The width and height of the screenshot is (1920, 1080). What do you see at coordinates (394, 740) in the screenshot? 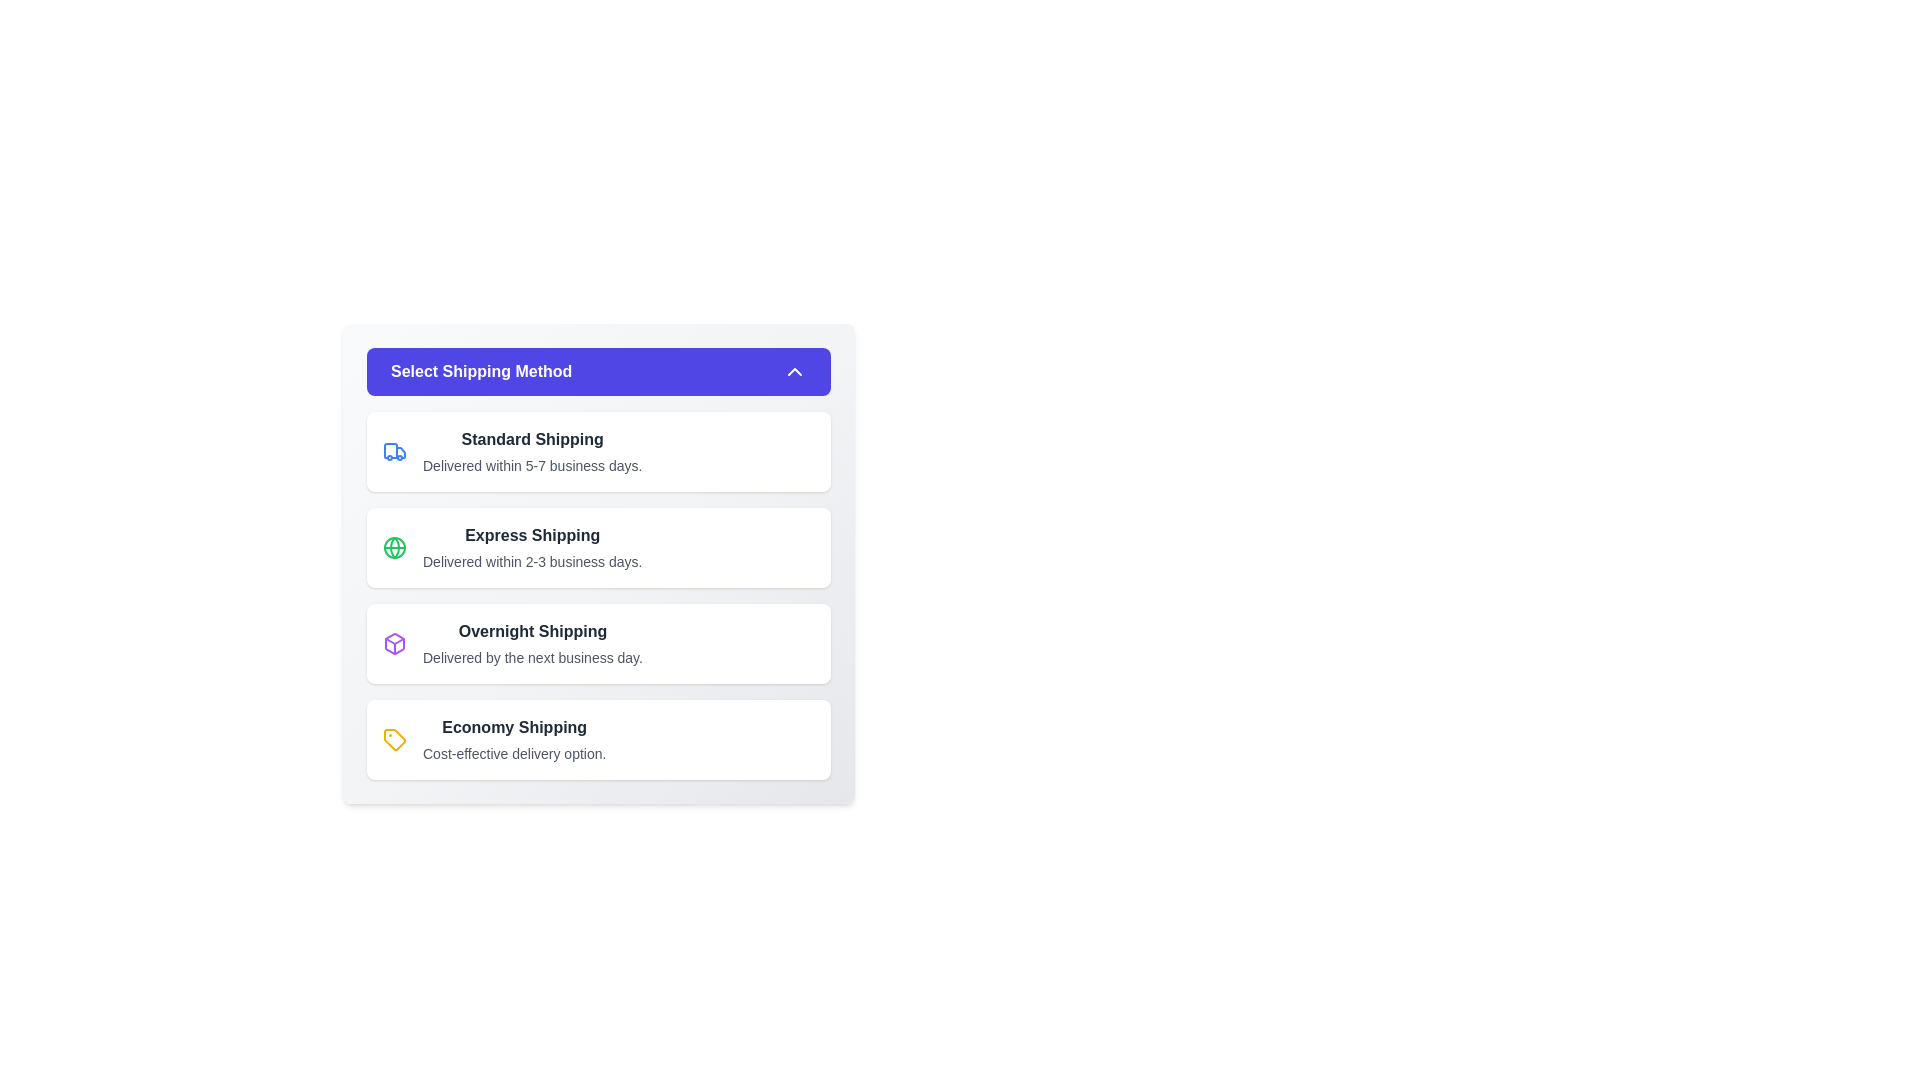
I see `the 'Economy Shipping' icon located in the left portion of the option box` at bounding box center [394, 740].